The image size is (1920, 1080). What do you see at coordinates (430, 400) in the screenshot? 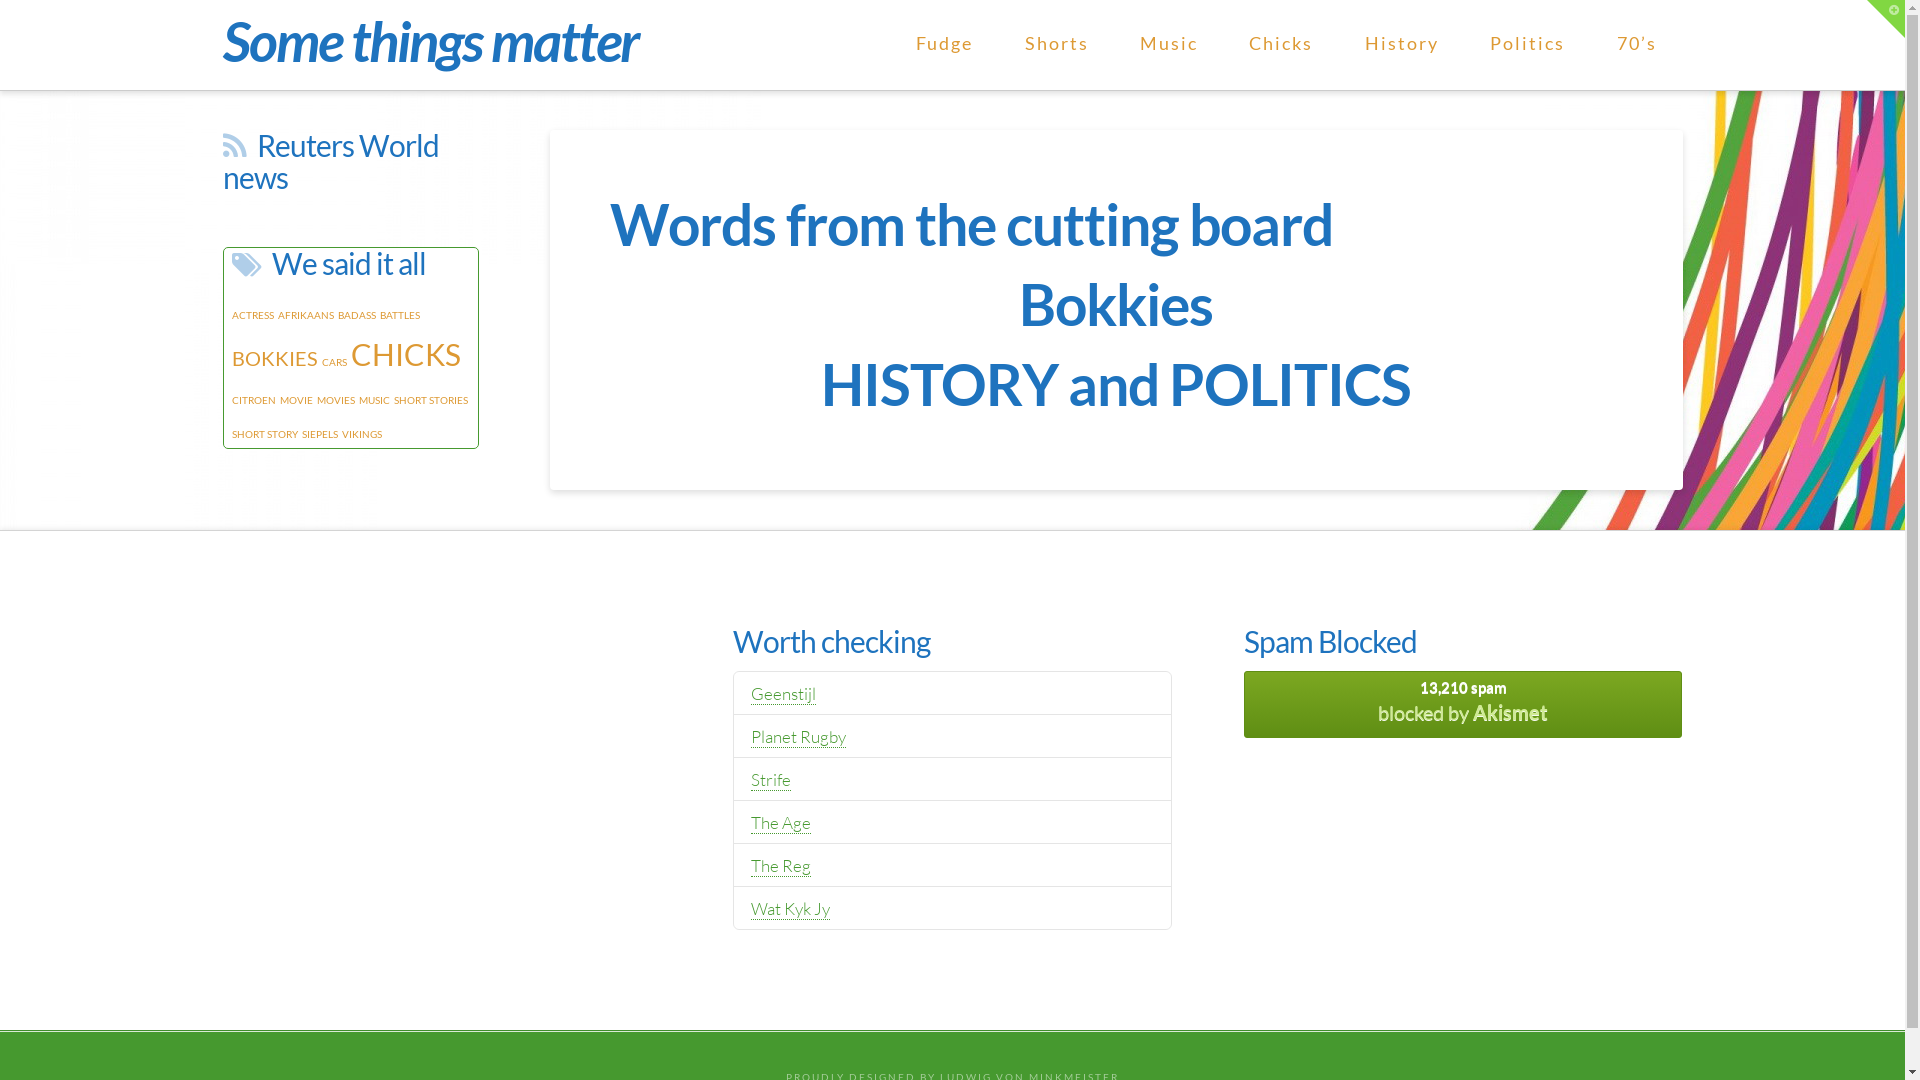
I see `'SHORT STORIES'` at bounding box center [430, 400].